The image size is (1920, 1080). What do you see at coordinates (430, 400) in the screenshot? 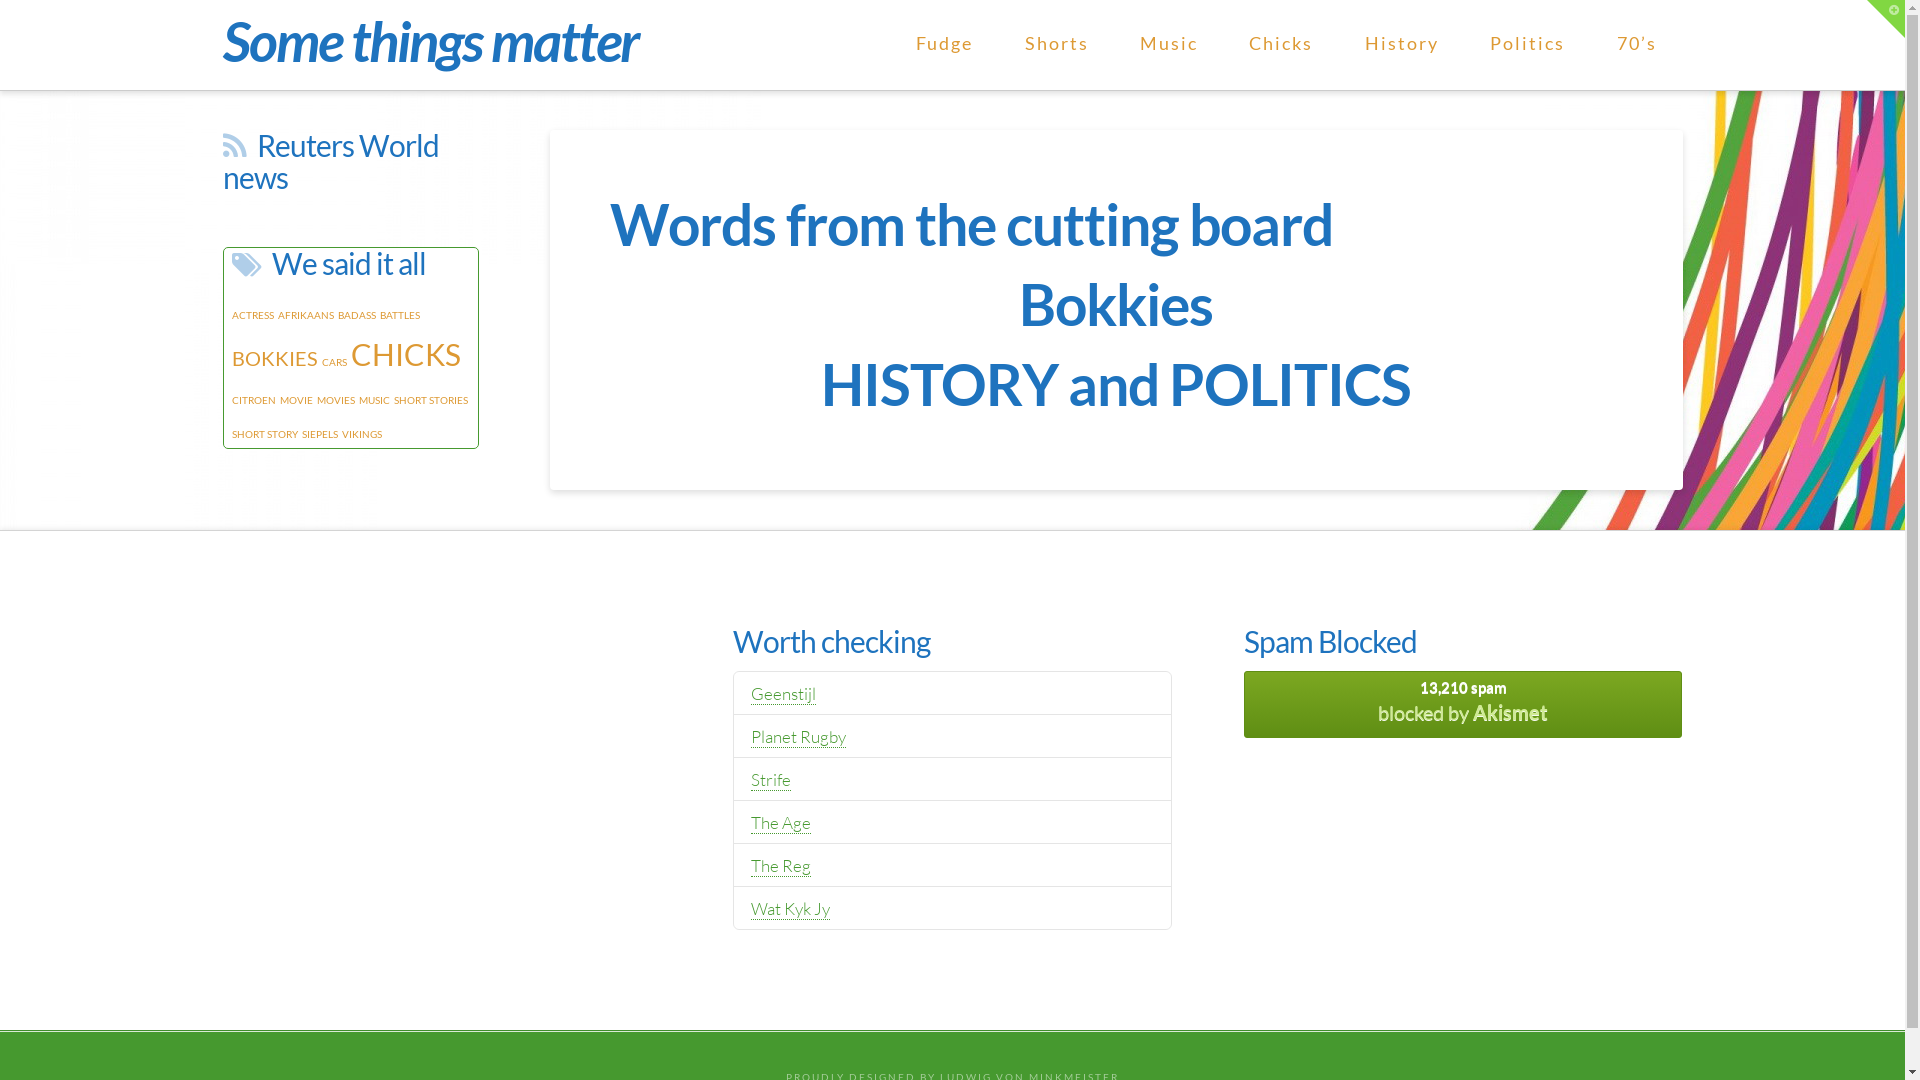
I see `'SHORT STORIES'` at bounding box center [430, 400].